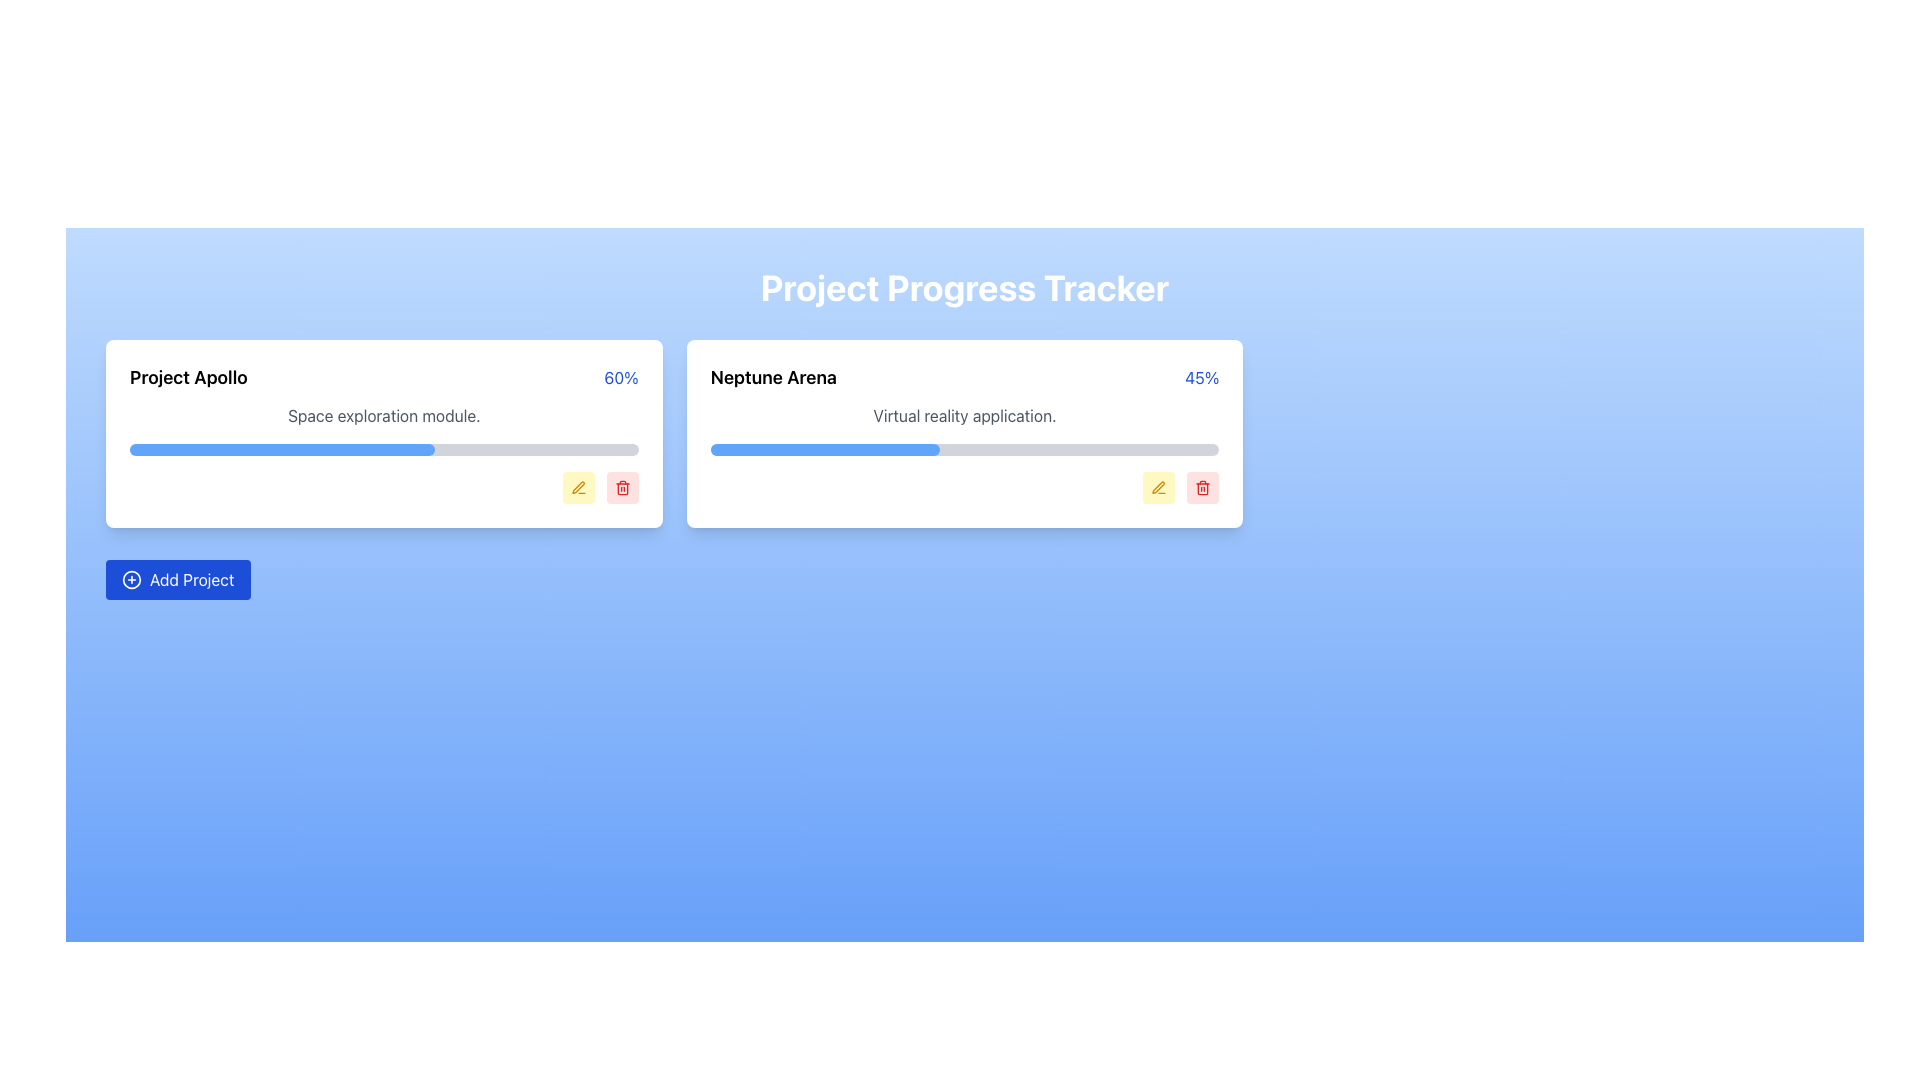 Image resolution: width=1920 pixels, height=1080 pixels. I want to click on the progress bar representing the progress percentage for the 'Project Apollo' task, located at the bottom of the card layout, so click(281, 450).